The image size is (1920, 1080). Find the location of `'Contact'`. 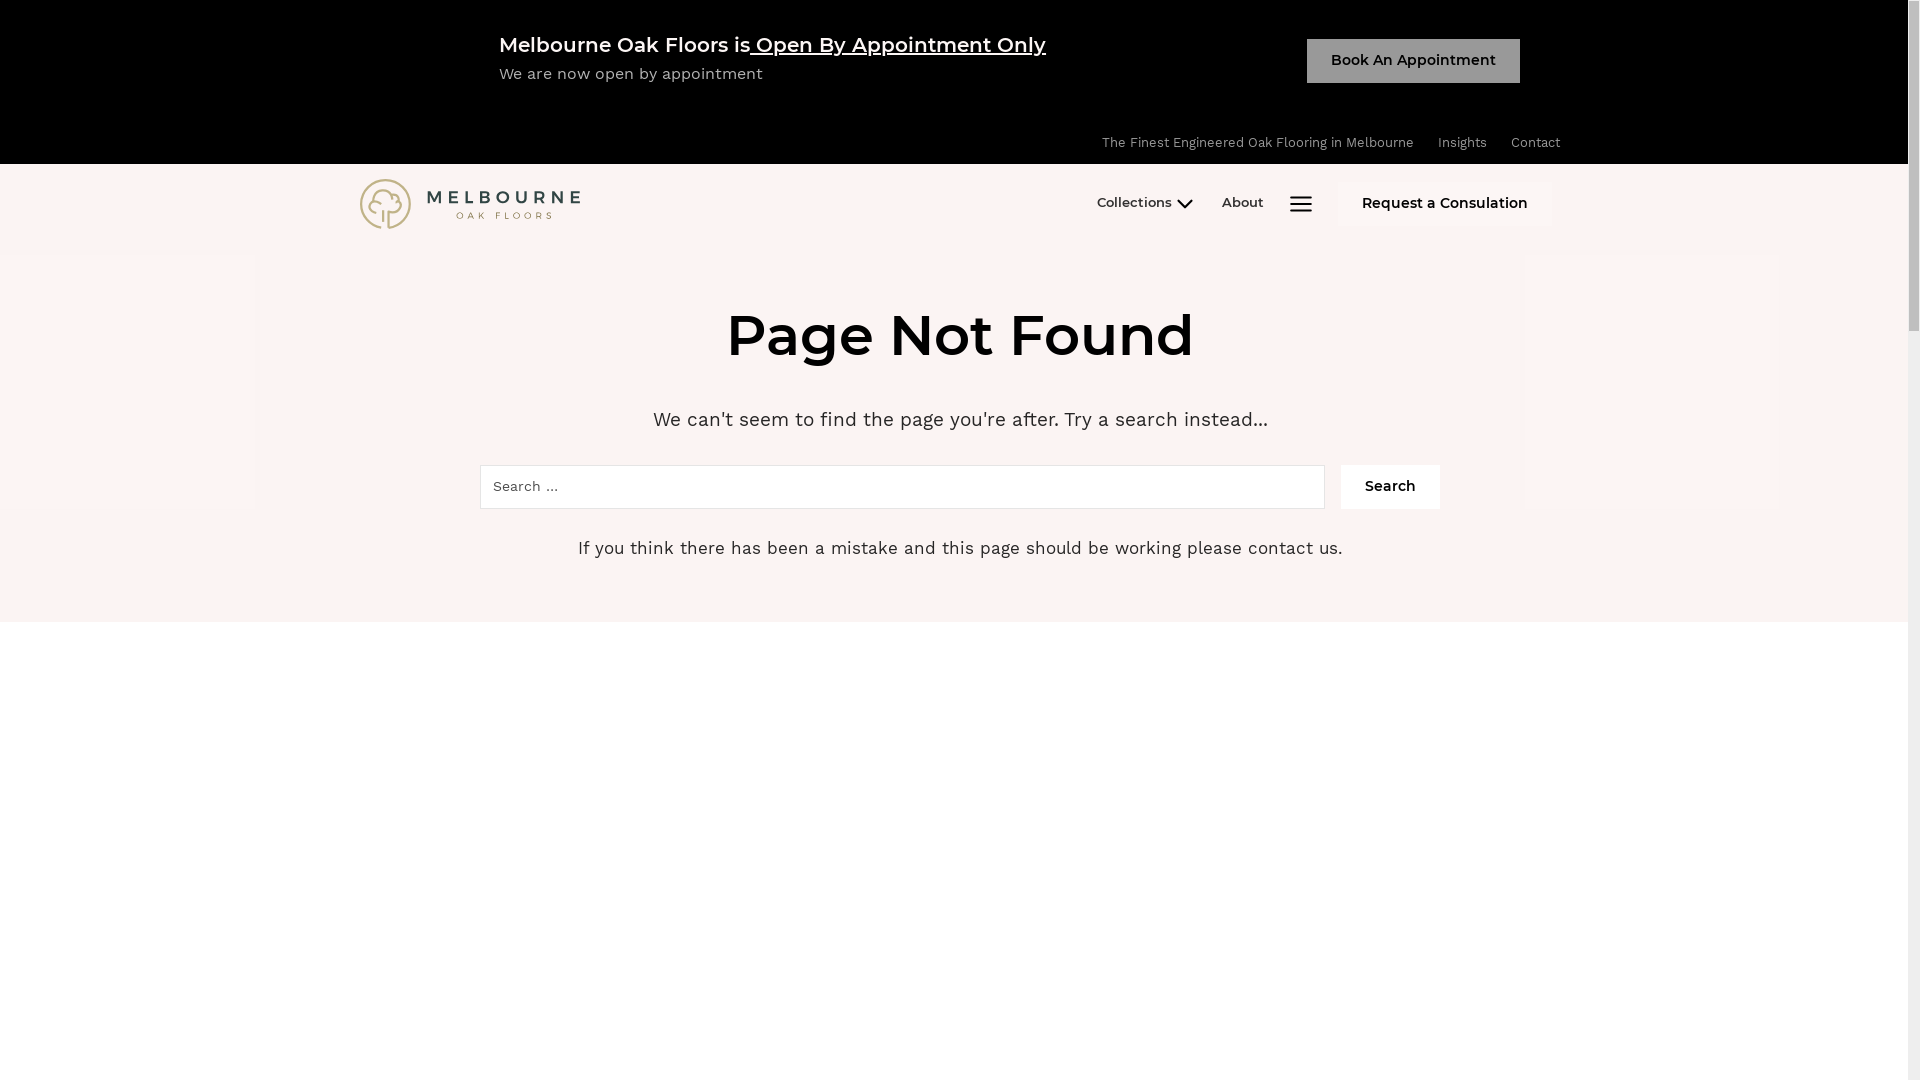

'Contact' is located at coordinates (1498, 141).